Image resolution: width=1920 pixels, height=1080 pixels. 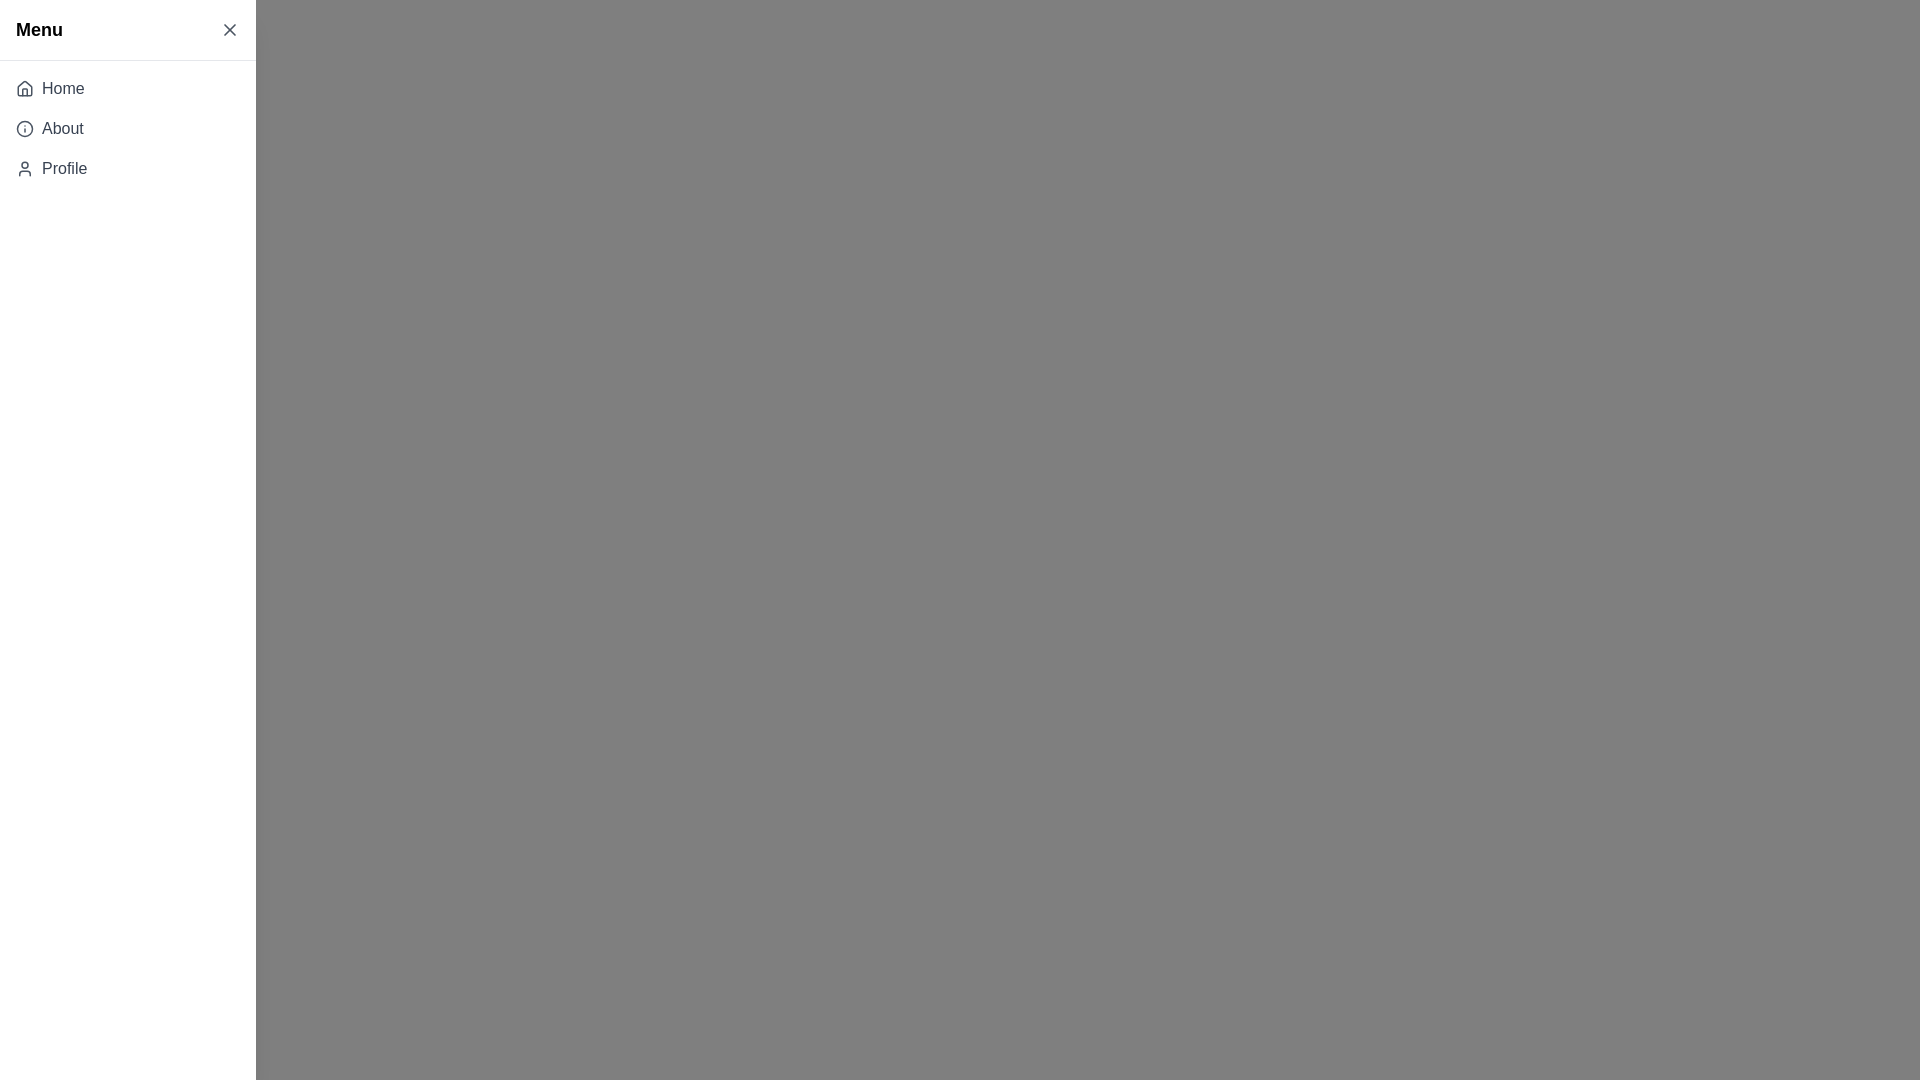 What do you see at coordinates (24, 168) in the screenshot?
I see `the user profile icon, which is a circular head and shoulders icon located next to the 'Profile' text in the left-hand menu` at bounding box center [24, 168].